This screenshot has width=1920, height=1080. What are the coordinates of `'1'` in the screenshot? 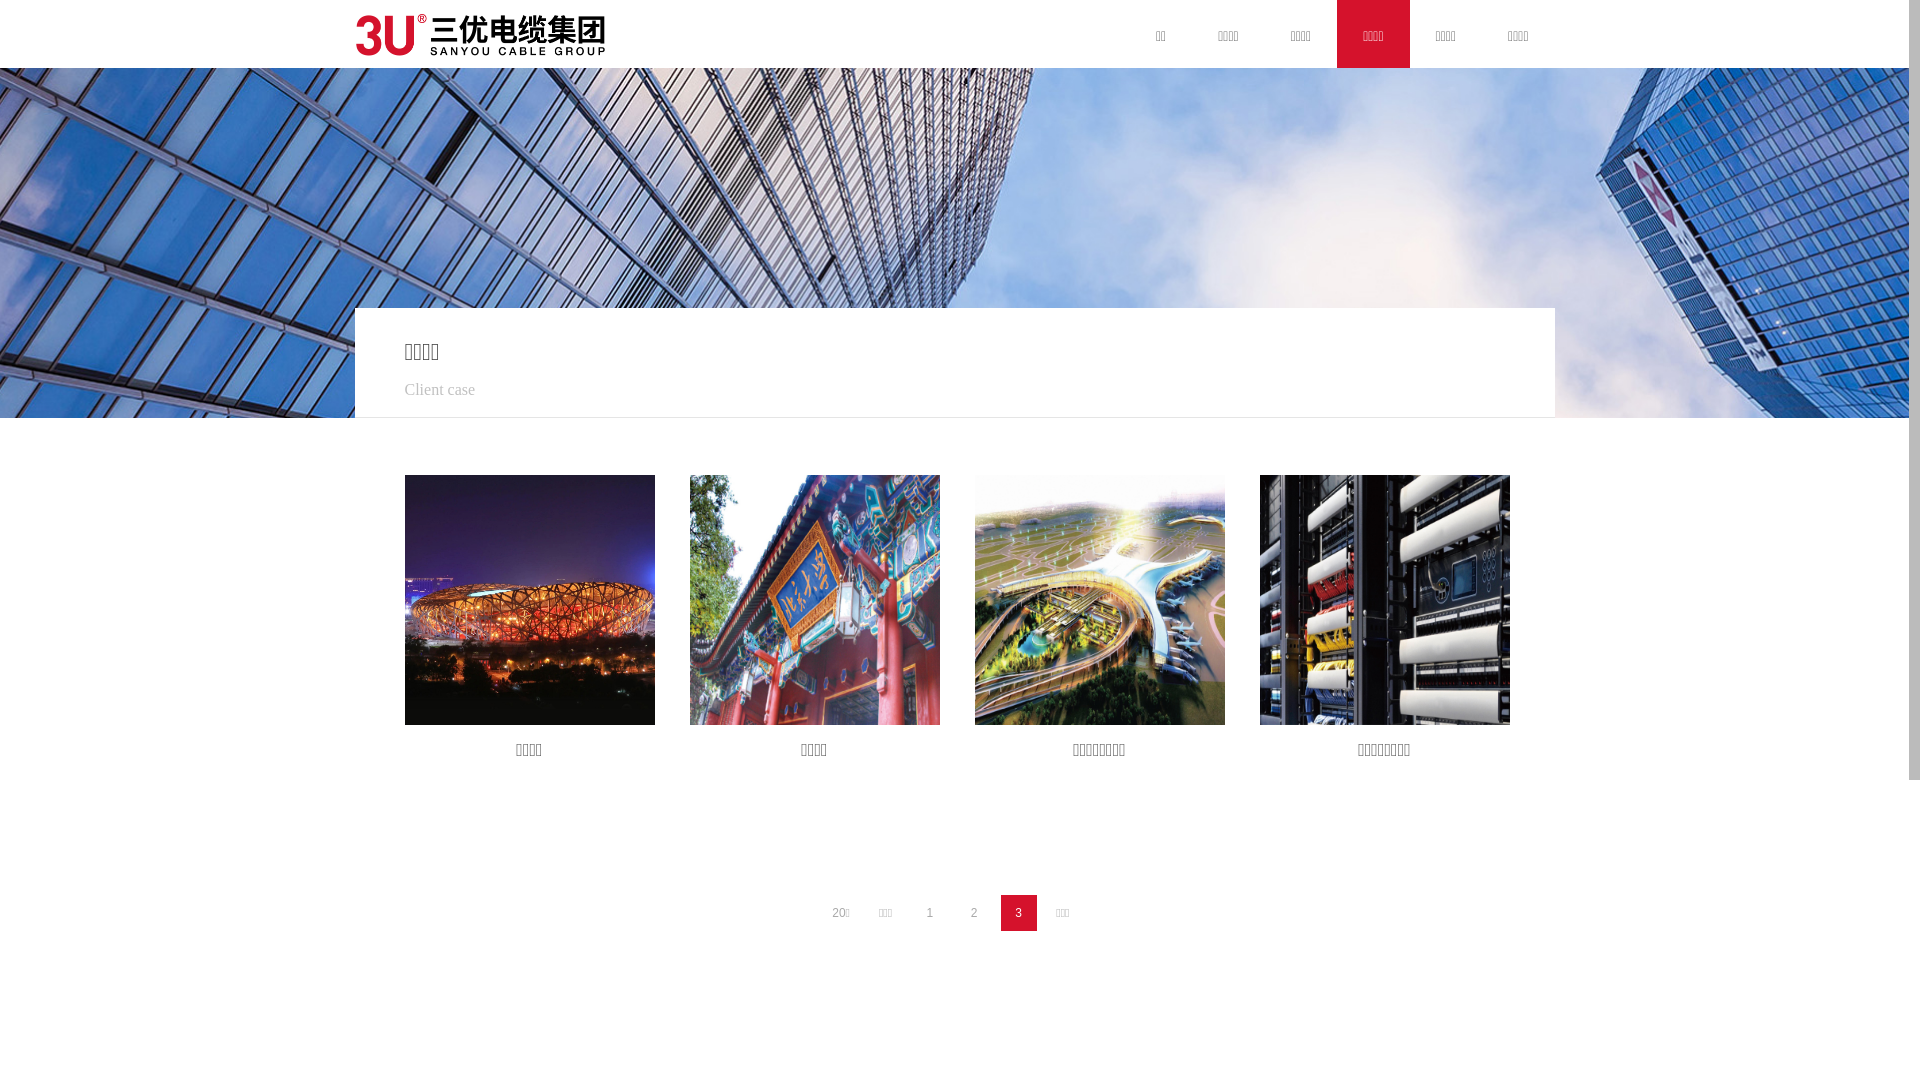 It's located at (929, 913).